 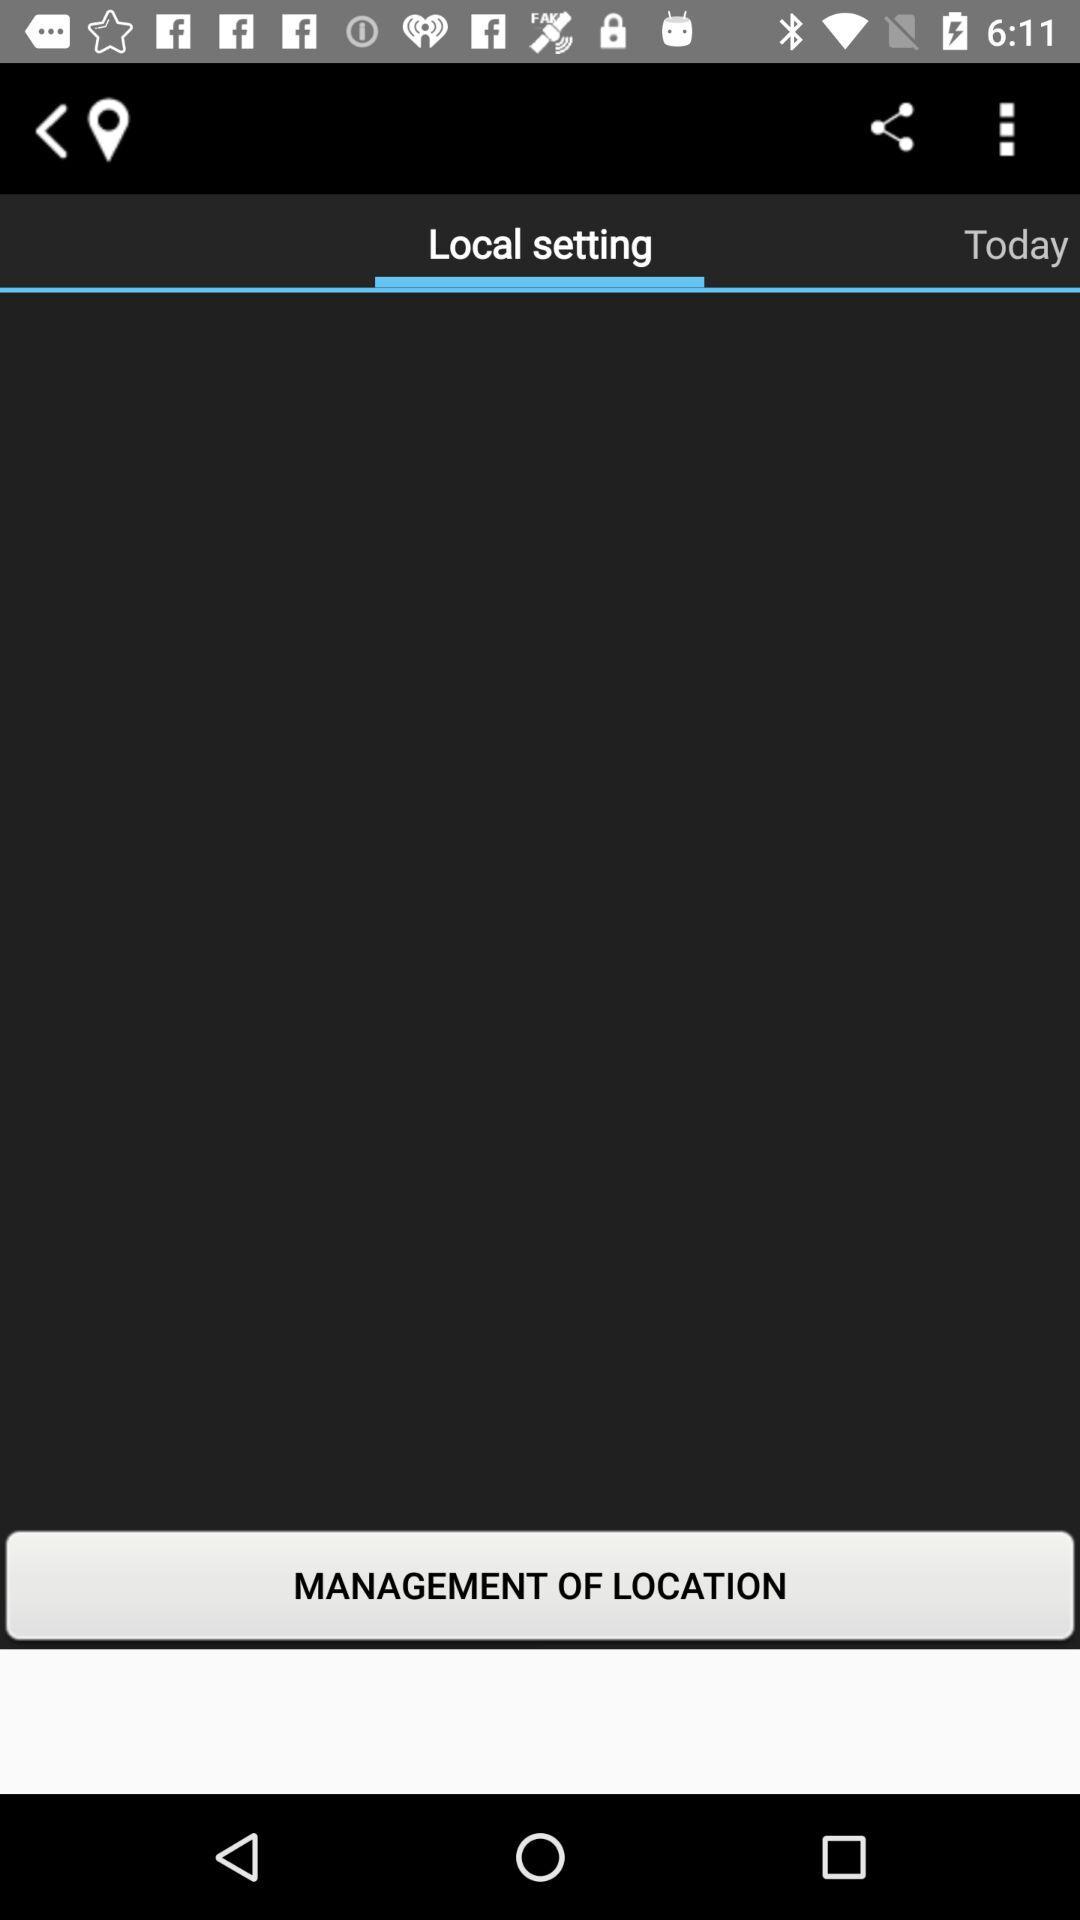 What do you see at coordinates (48, 127) in the screenshot?
I see `the arrow_backward icon` at bounding box center [48, 127].